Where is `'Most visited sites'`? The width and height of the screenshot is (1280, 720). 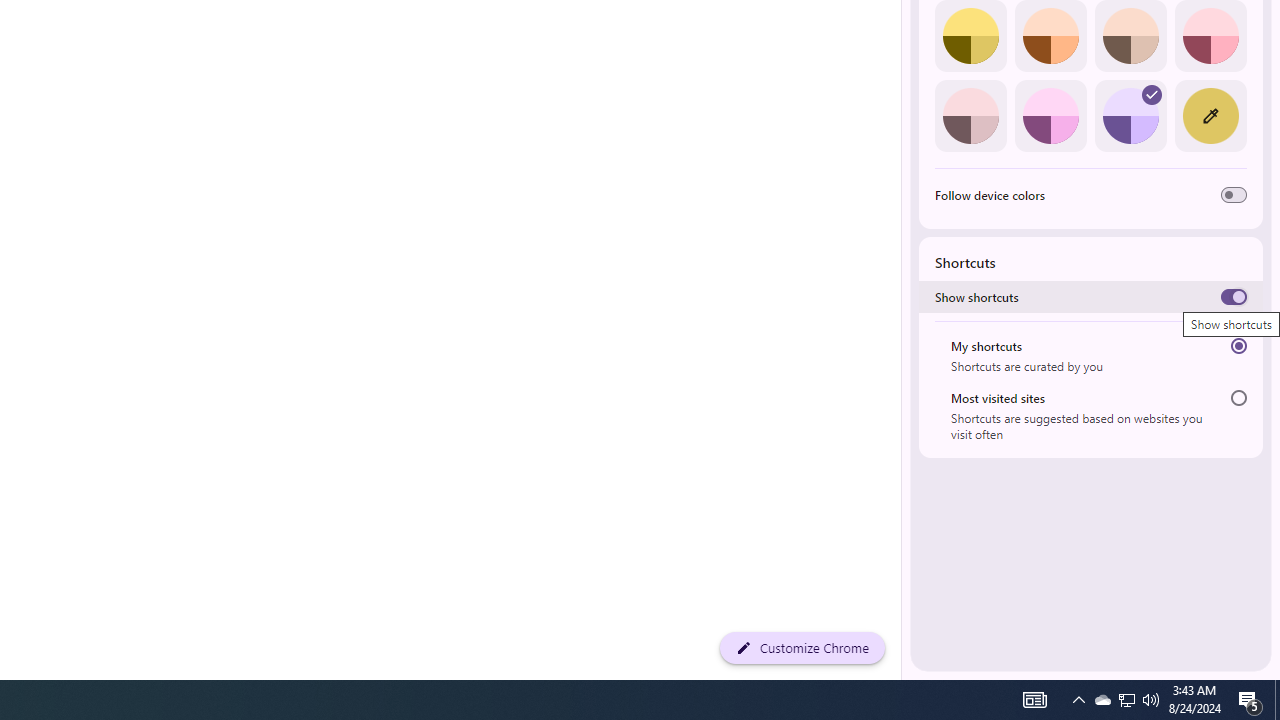
'Most visited sites' is located at coordinates (1238, 398).